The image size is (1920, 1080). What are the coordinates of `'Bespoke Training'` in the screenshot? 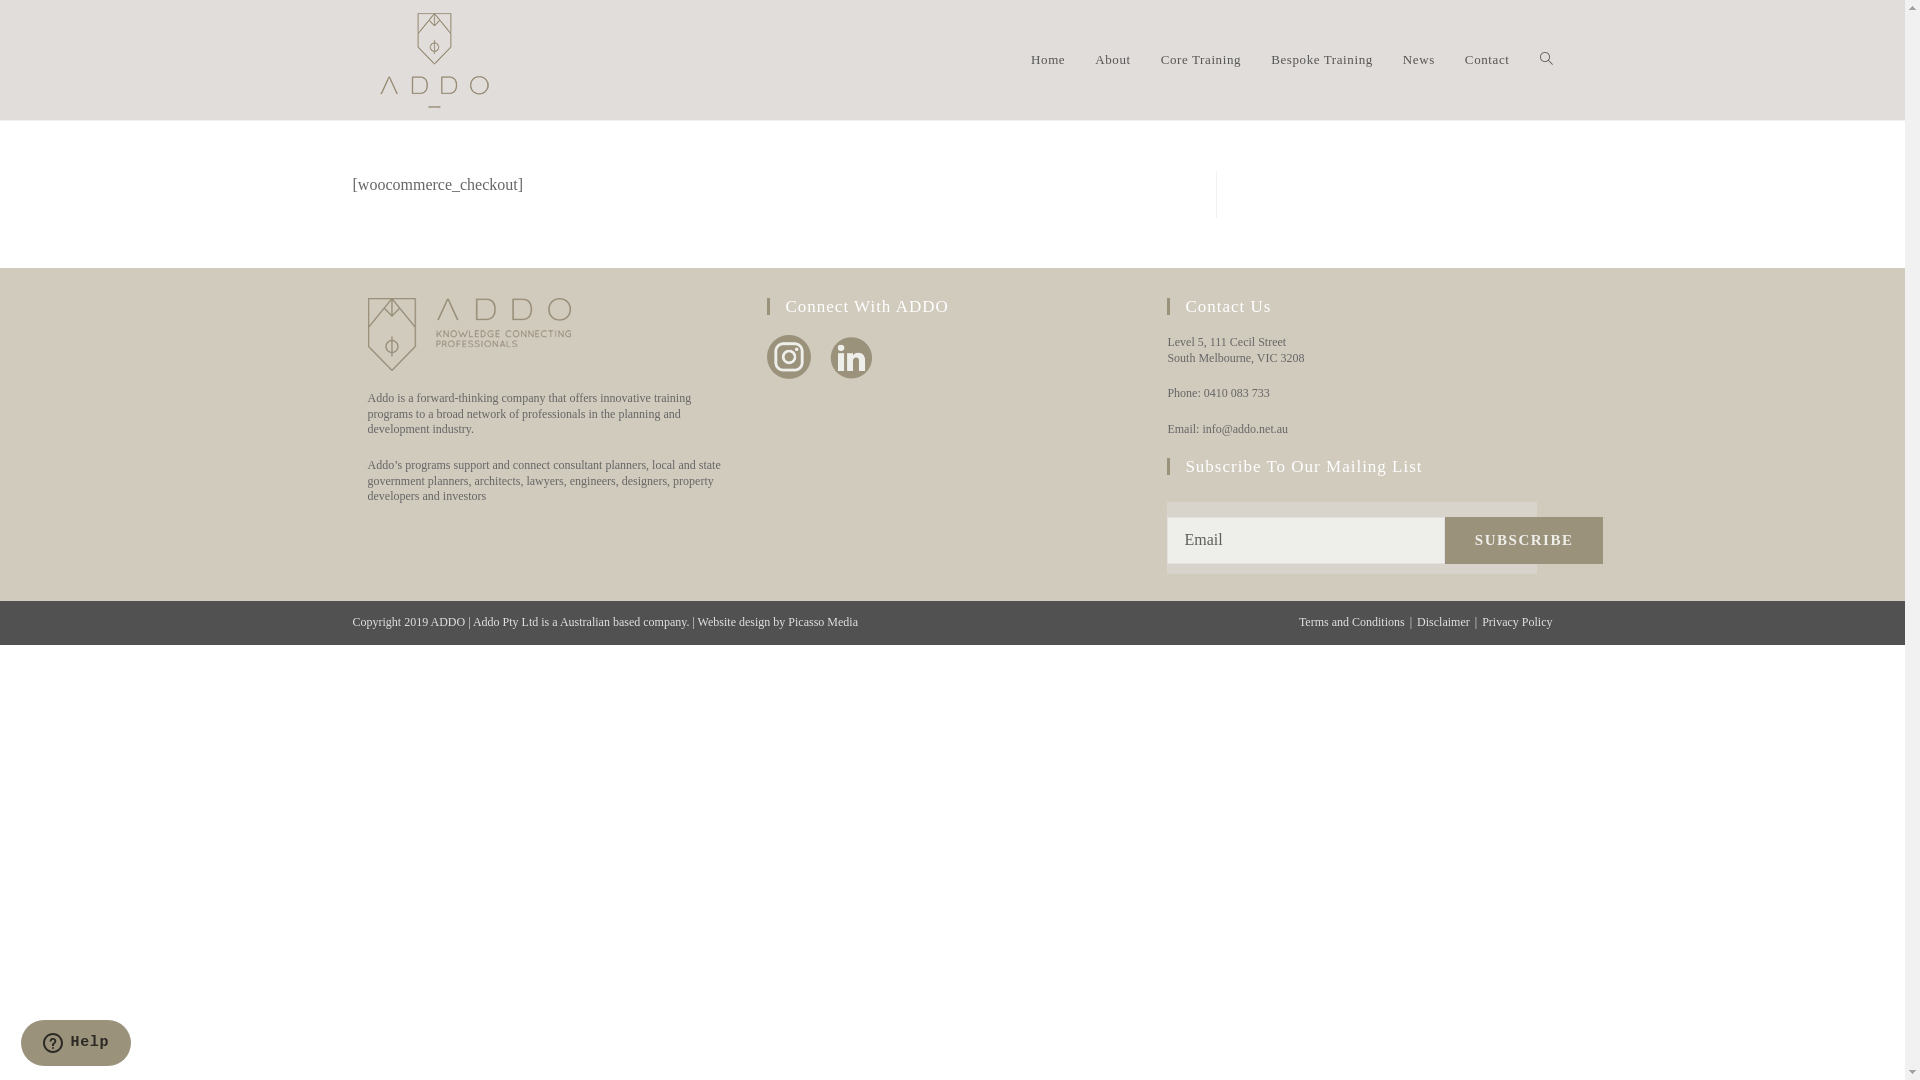 It's located at (1321, 59).